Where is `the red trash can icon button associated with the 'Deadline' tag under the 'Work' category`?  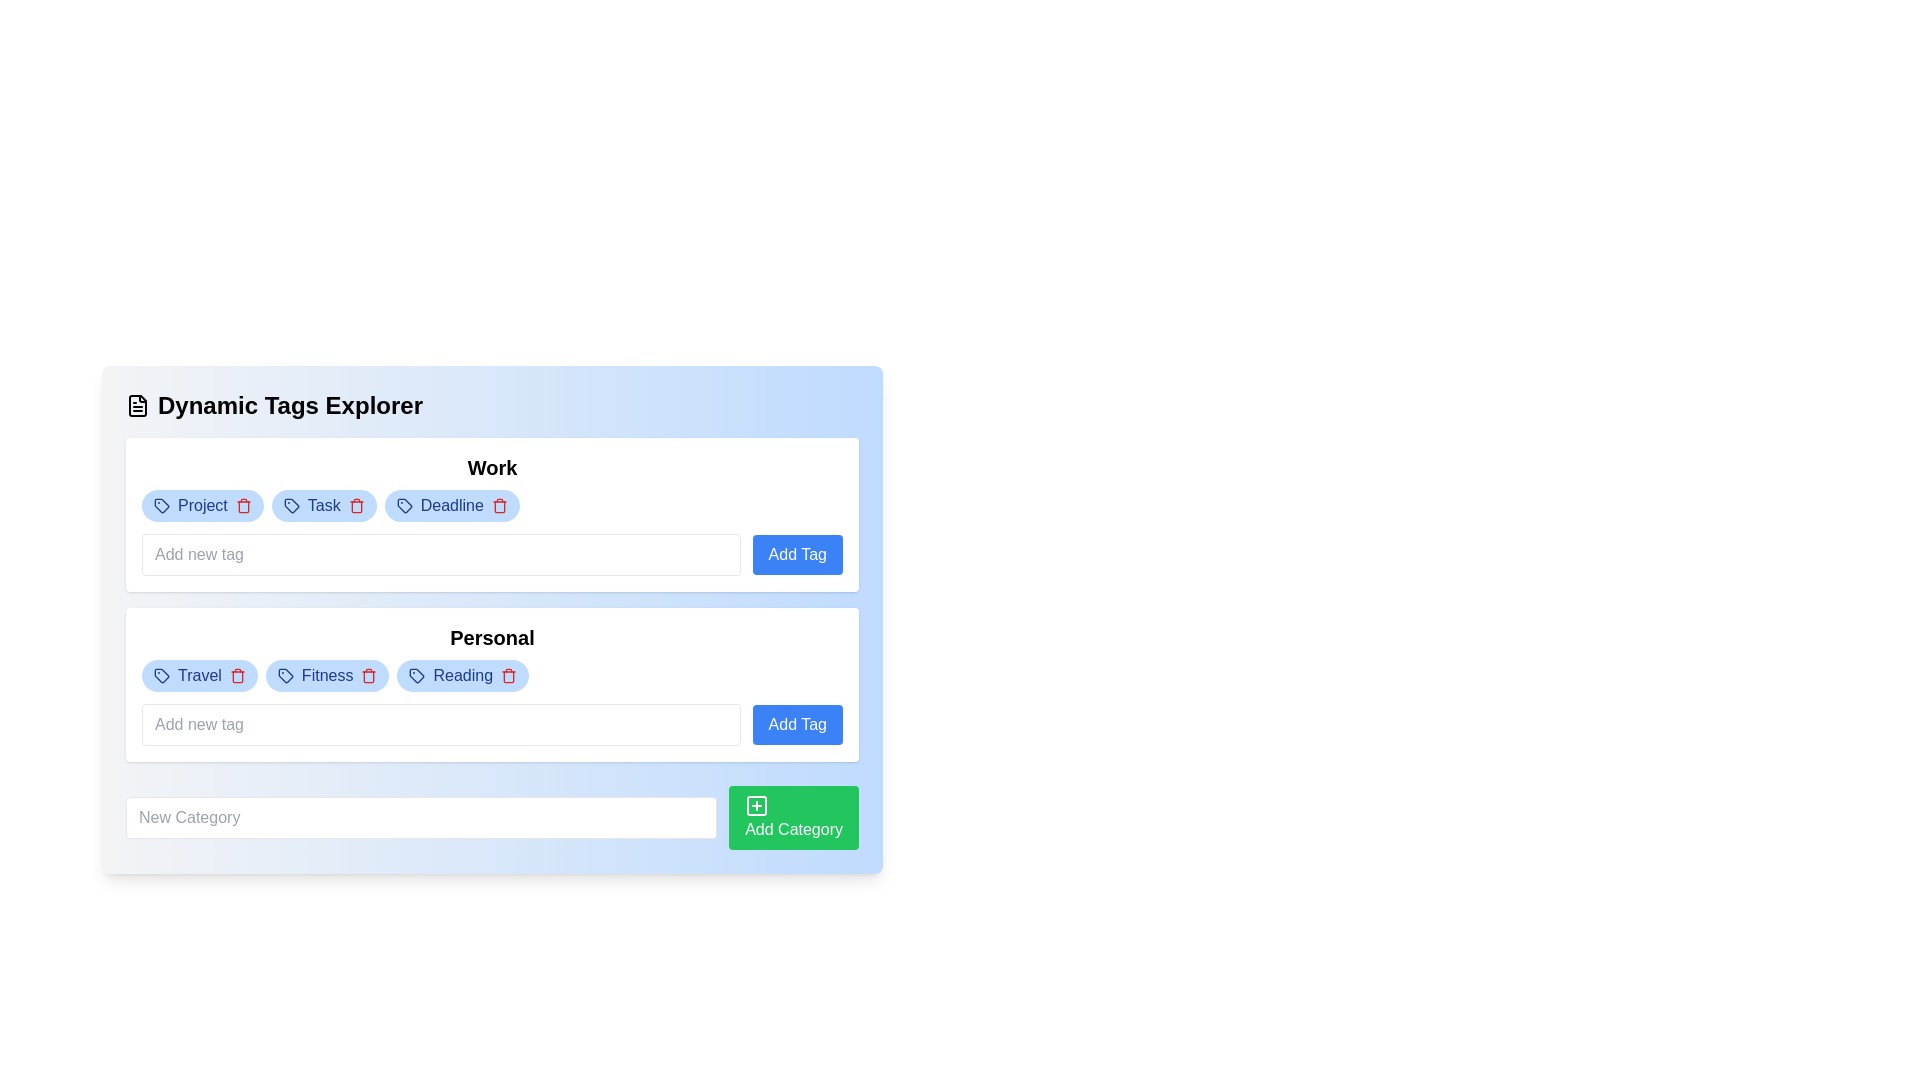 the red trash can icon button associated with the 'Deadline' tag under the 'Work' category is located at coordinates (499, 504).